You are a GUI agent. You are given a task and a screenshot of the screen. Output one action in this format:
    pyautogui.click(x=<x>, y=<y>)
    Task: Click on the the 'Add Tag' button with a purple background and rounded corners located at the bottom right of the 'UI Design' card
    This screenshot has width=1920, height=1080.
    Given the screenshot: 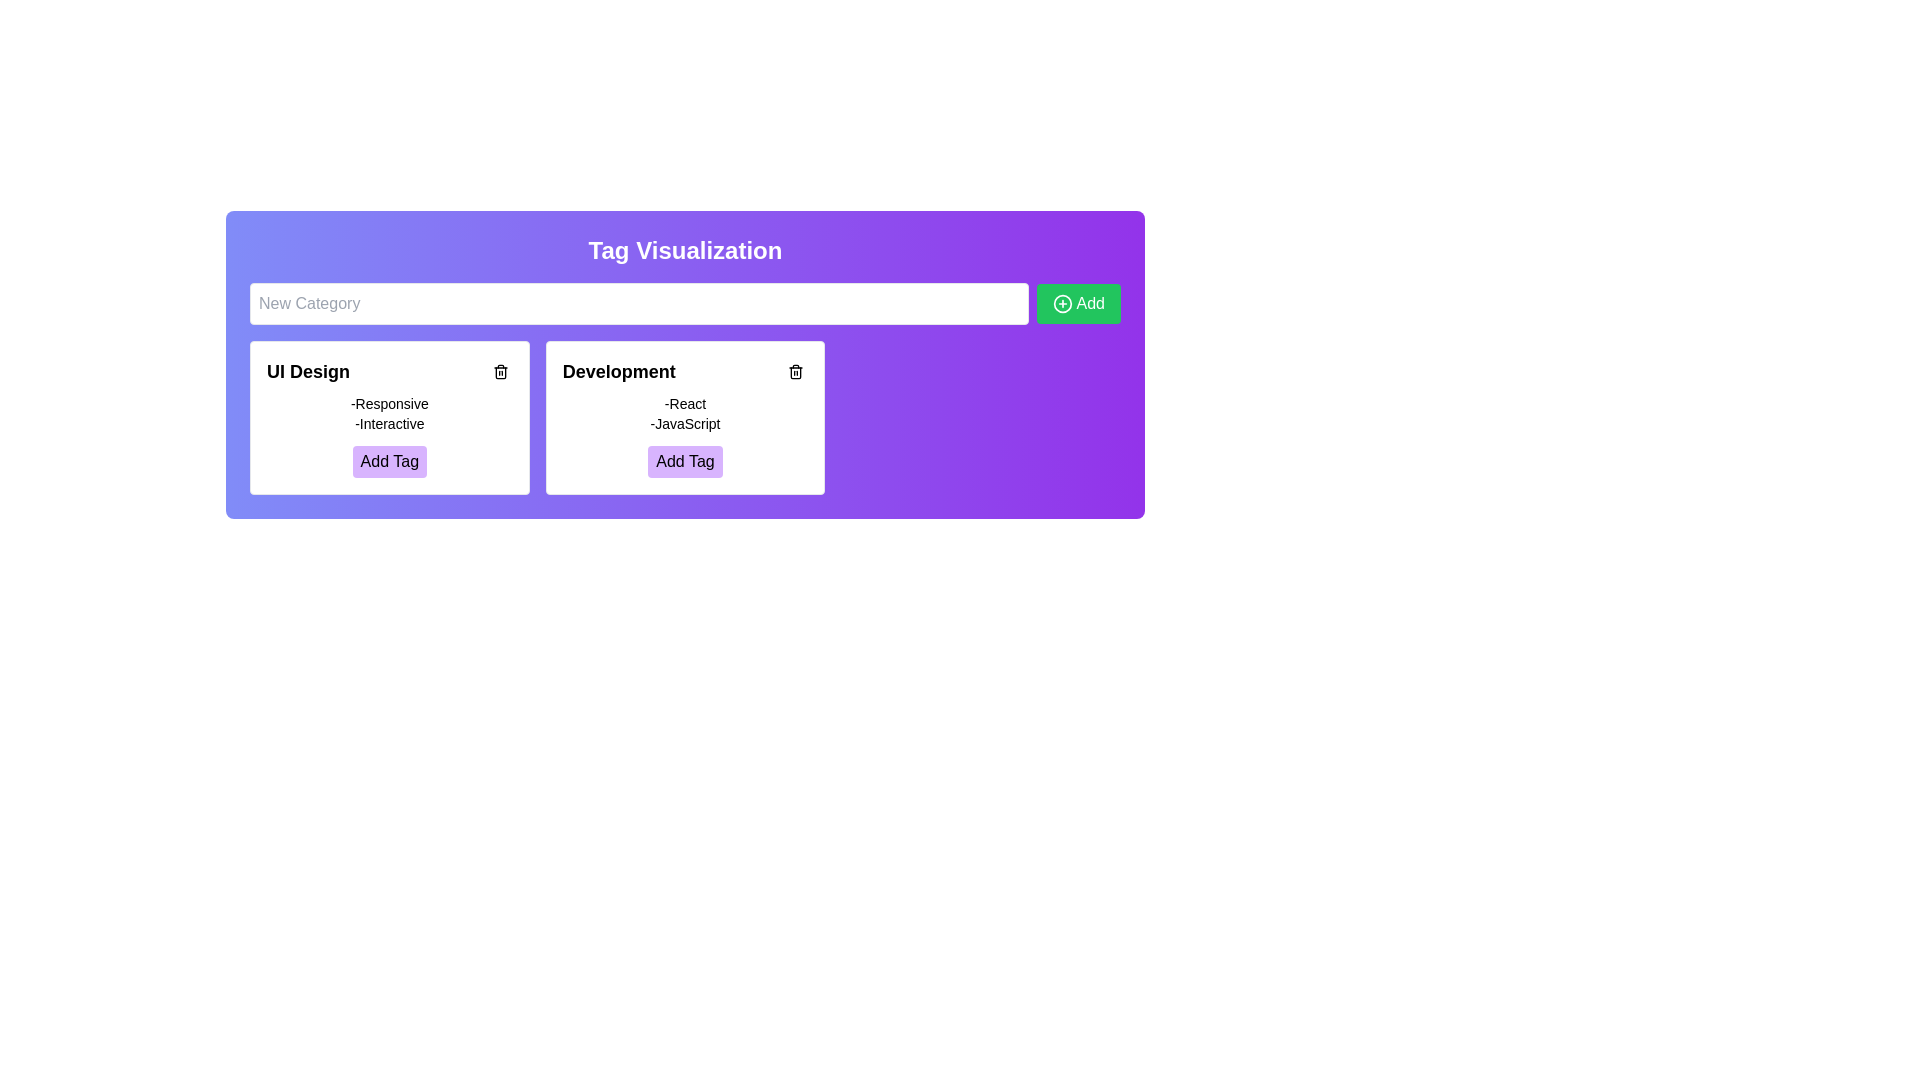 What is the action you would take?
    pyautogui.click(x=389, y=462)
    